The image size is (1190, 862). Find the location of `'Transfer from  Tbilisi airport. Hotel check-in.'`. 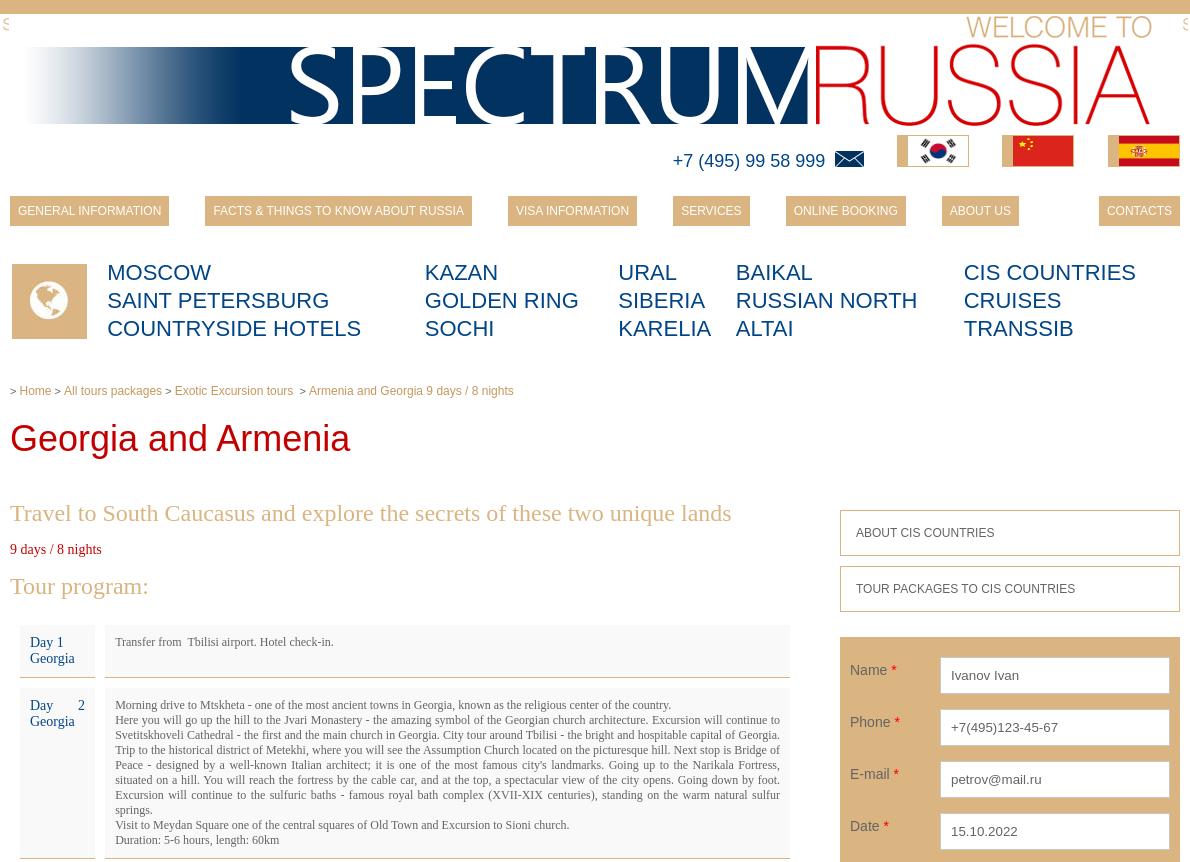

'Transfer from  Tbilisi airport. Hotel check-in.' is located at coordinates (113, 642).